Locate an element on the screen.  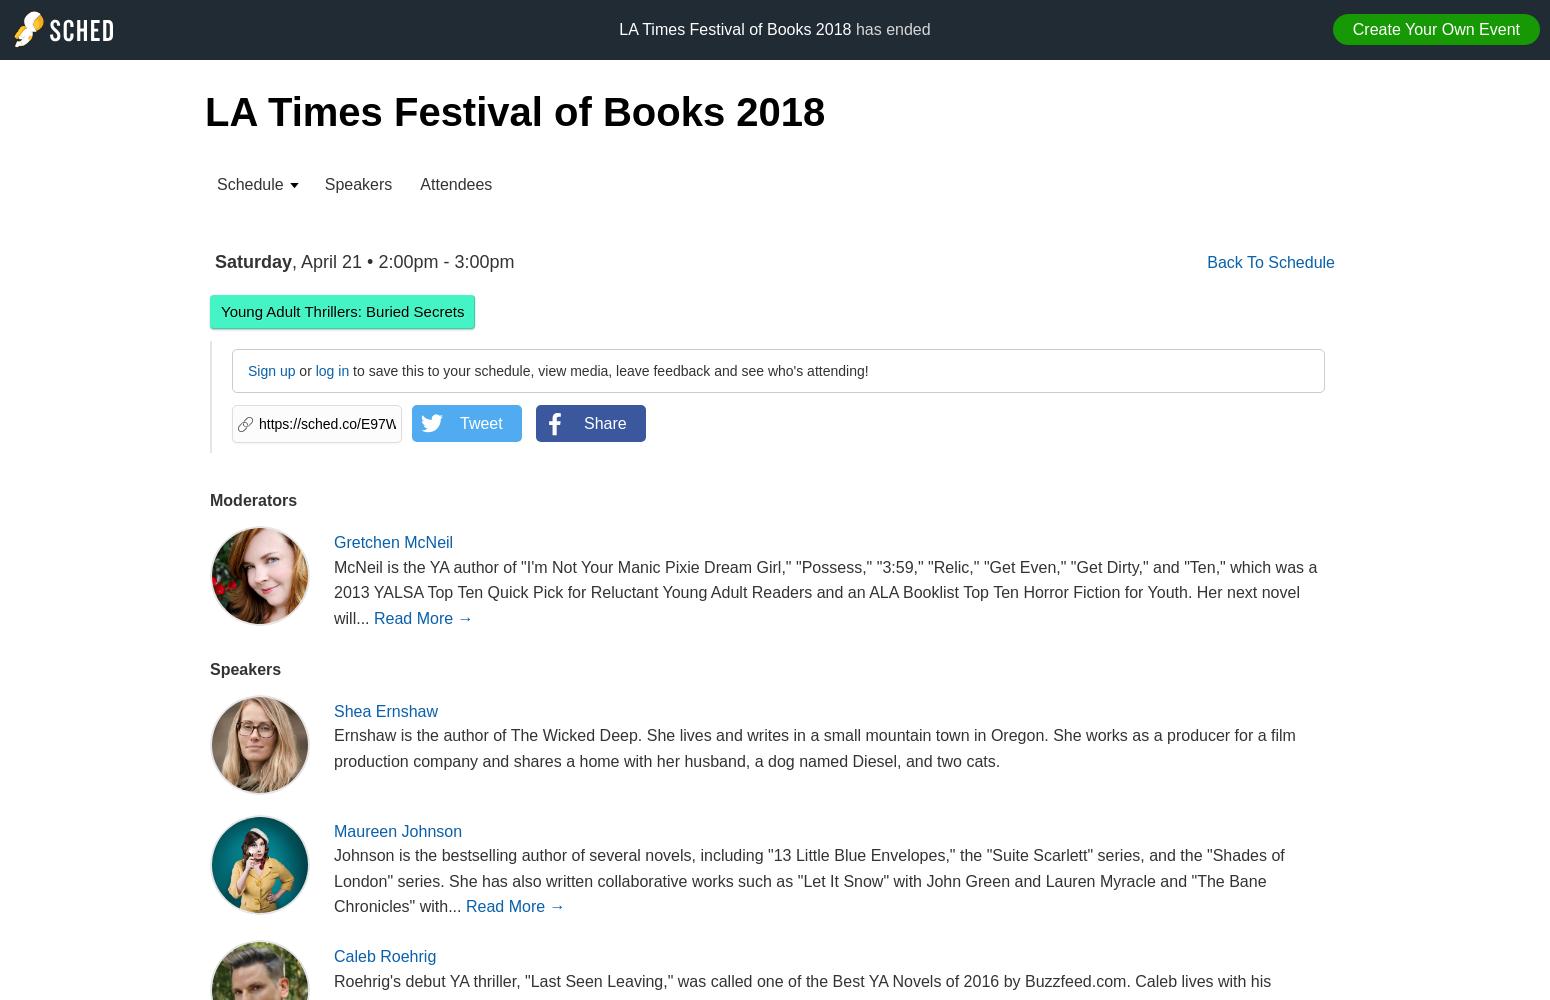
'Schedule' is located at coordinates (250, 184).